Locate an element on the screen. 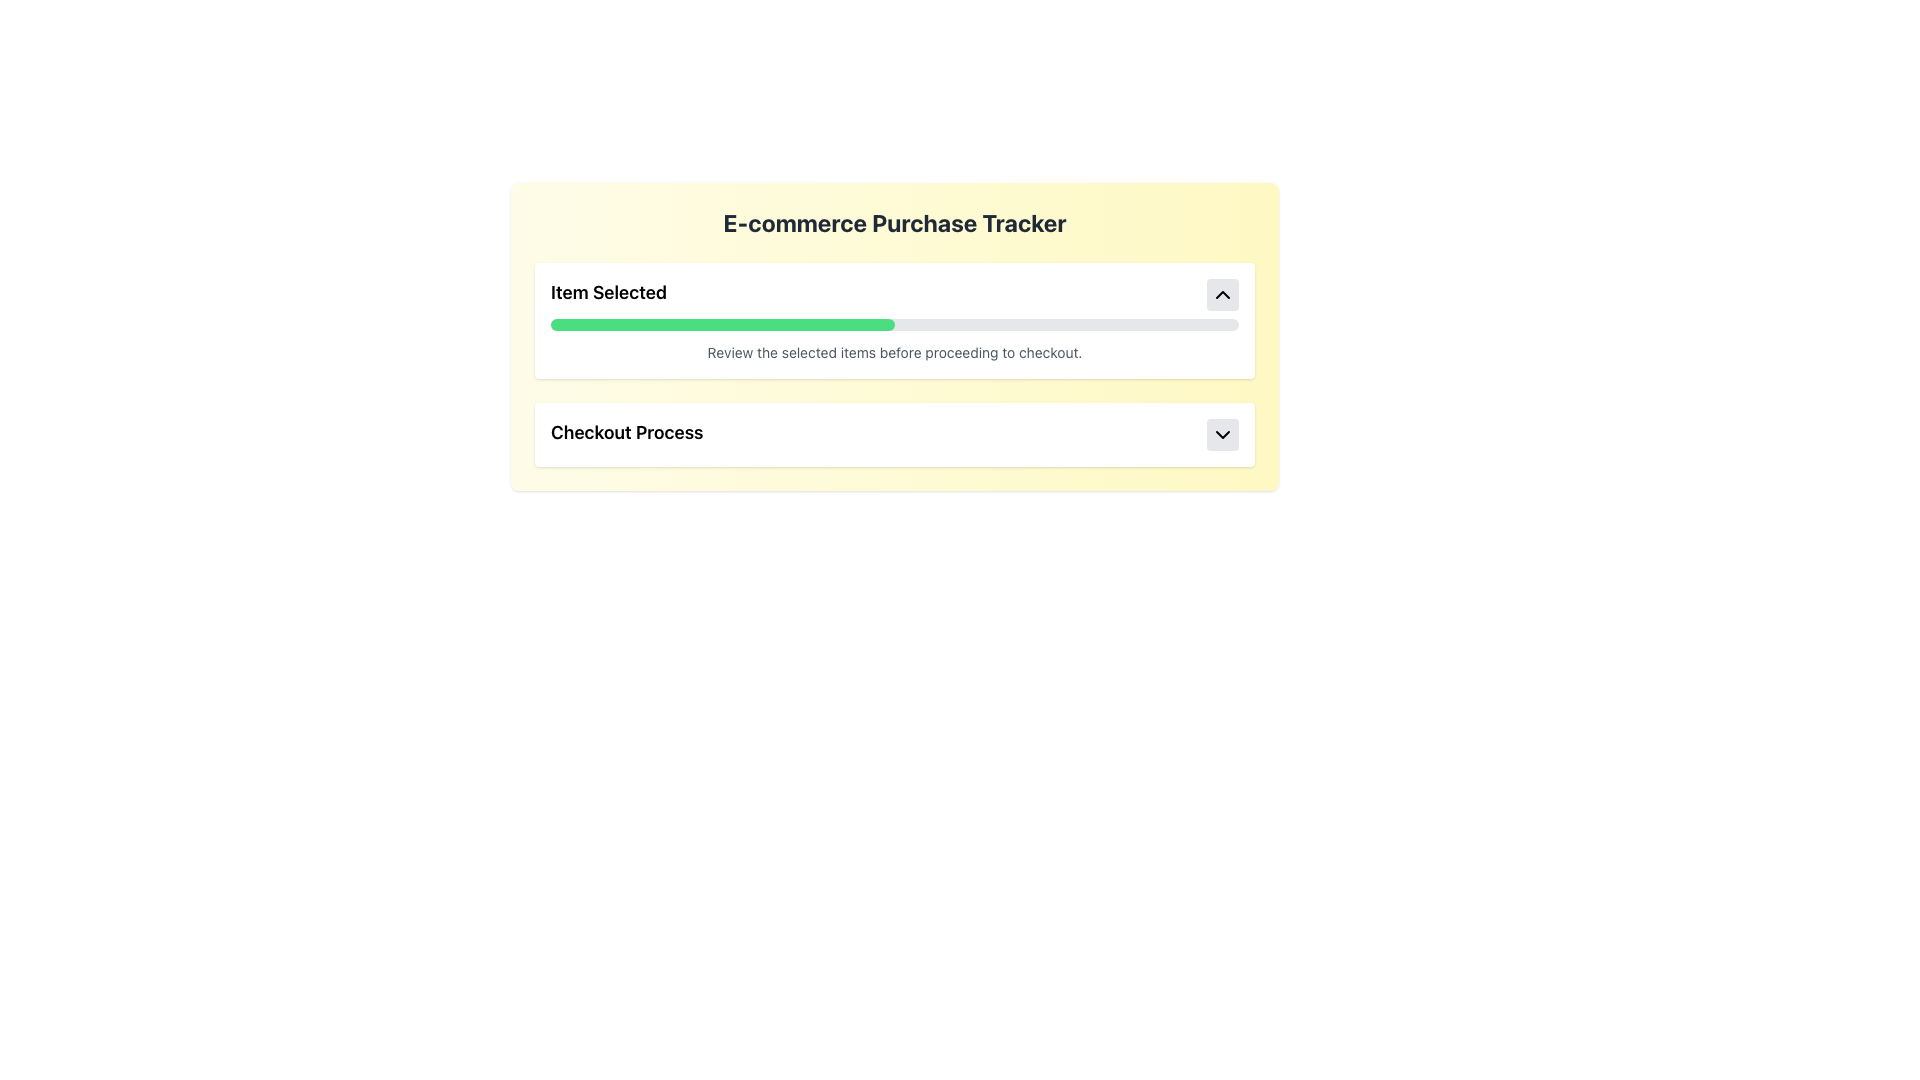 This screenshot has height=1080, width=1920. the header text that indicates the current status or section, specifically highlighting that an item has been selected is located at coordinates (608, 294).